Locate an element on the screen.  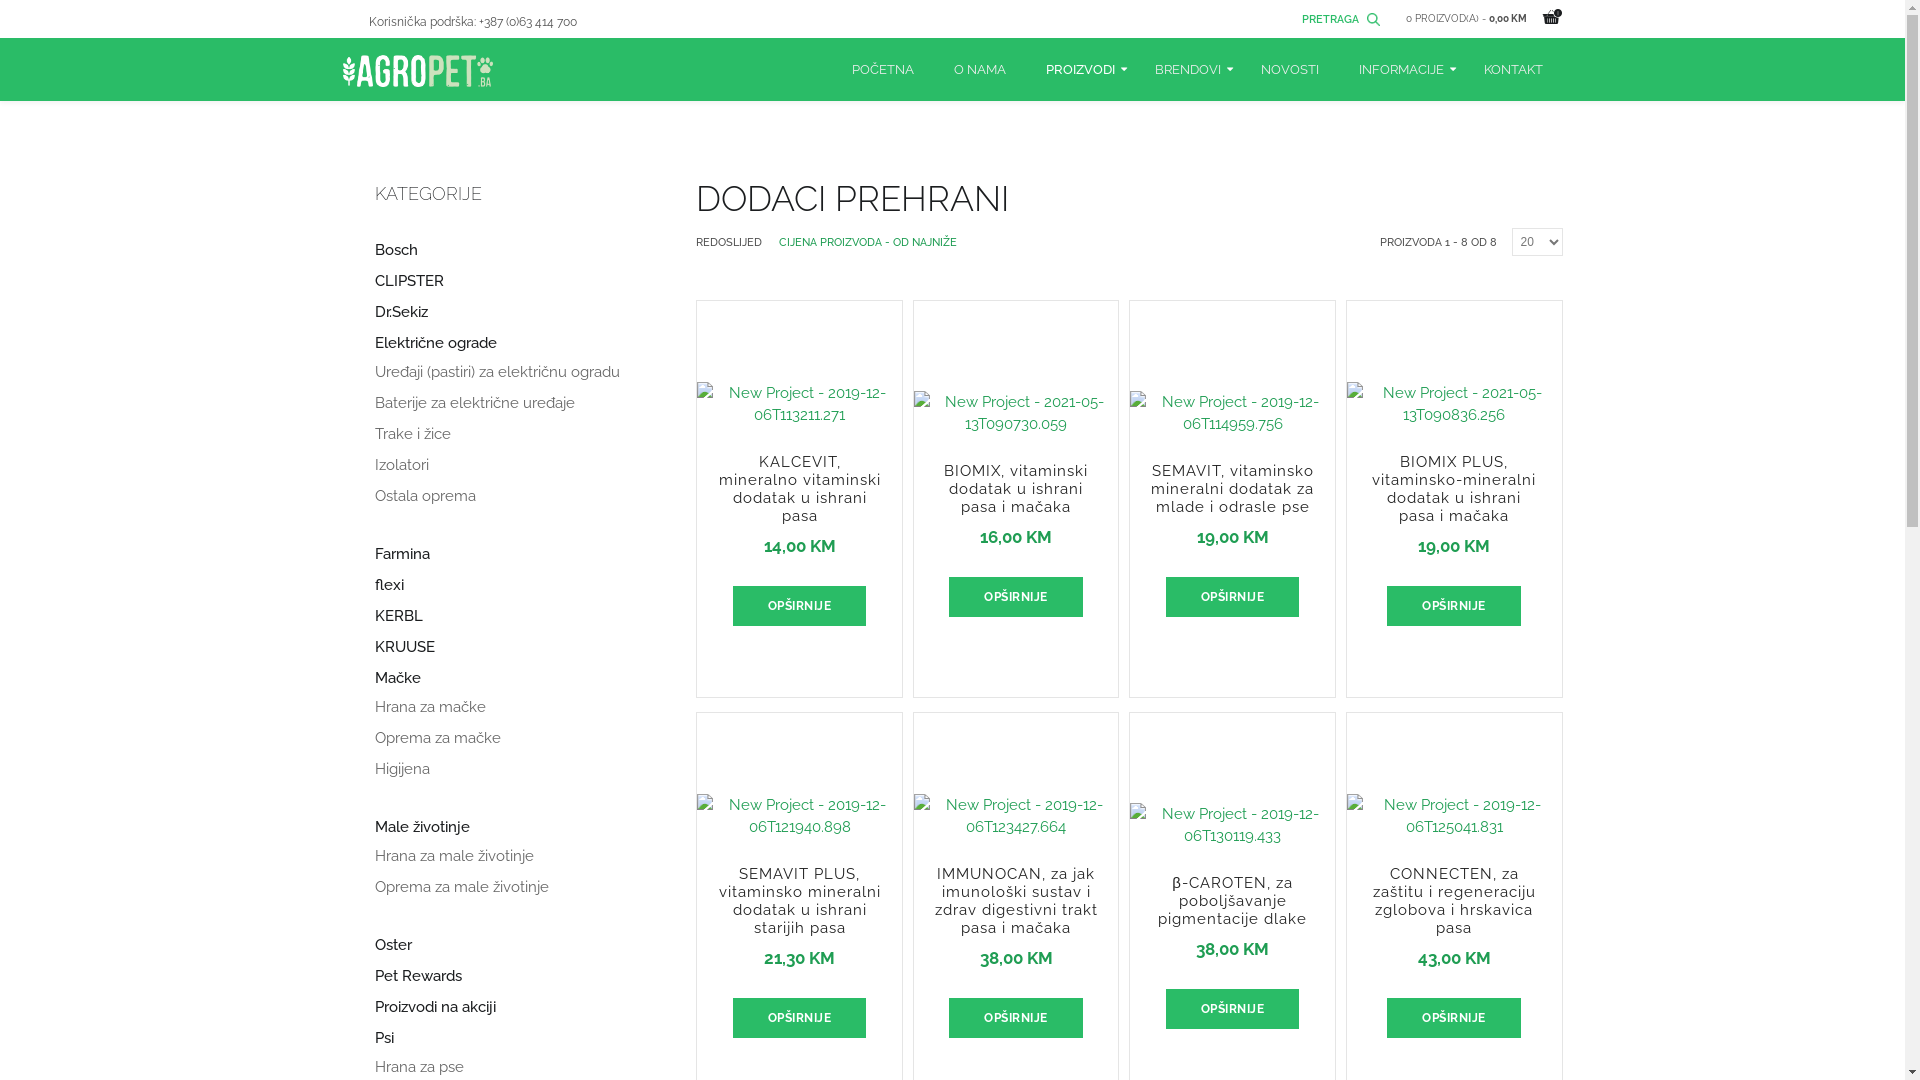
'KONTAKT' is located at coordinates (1513, 68).